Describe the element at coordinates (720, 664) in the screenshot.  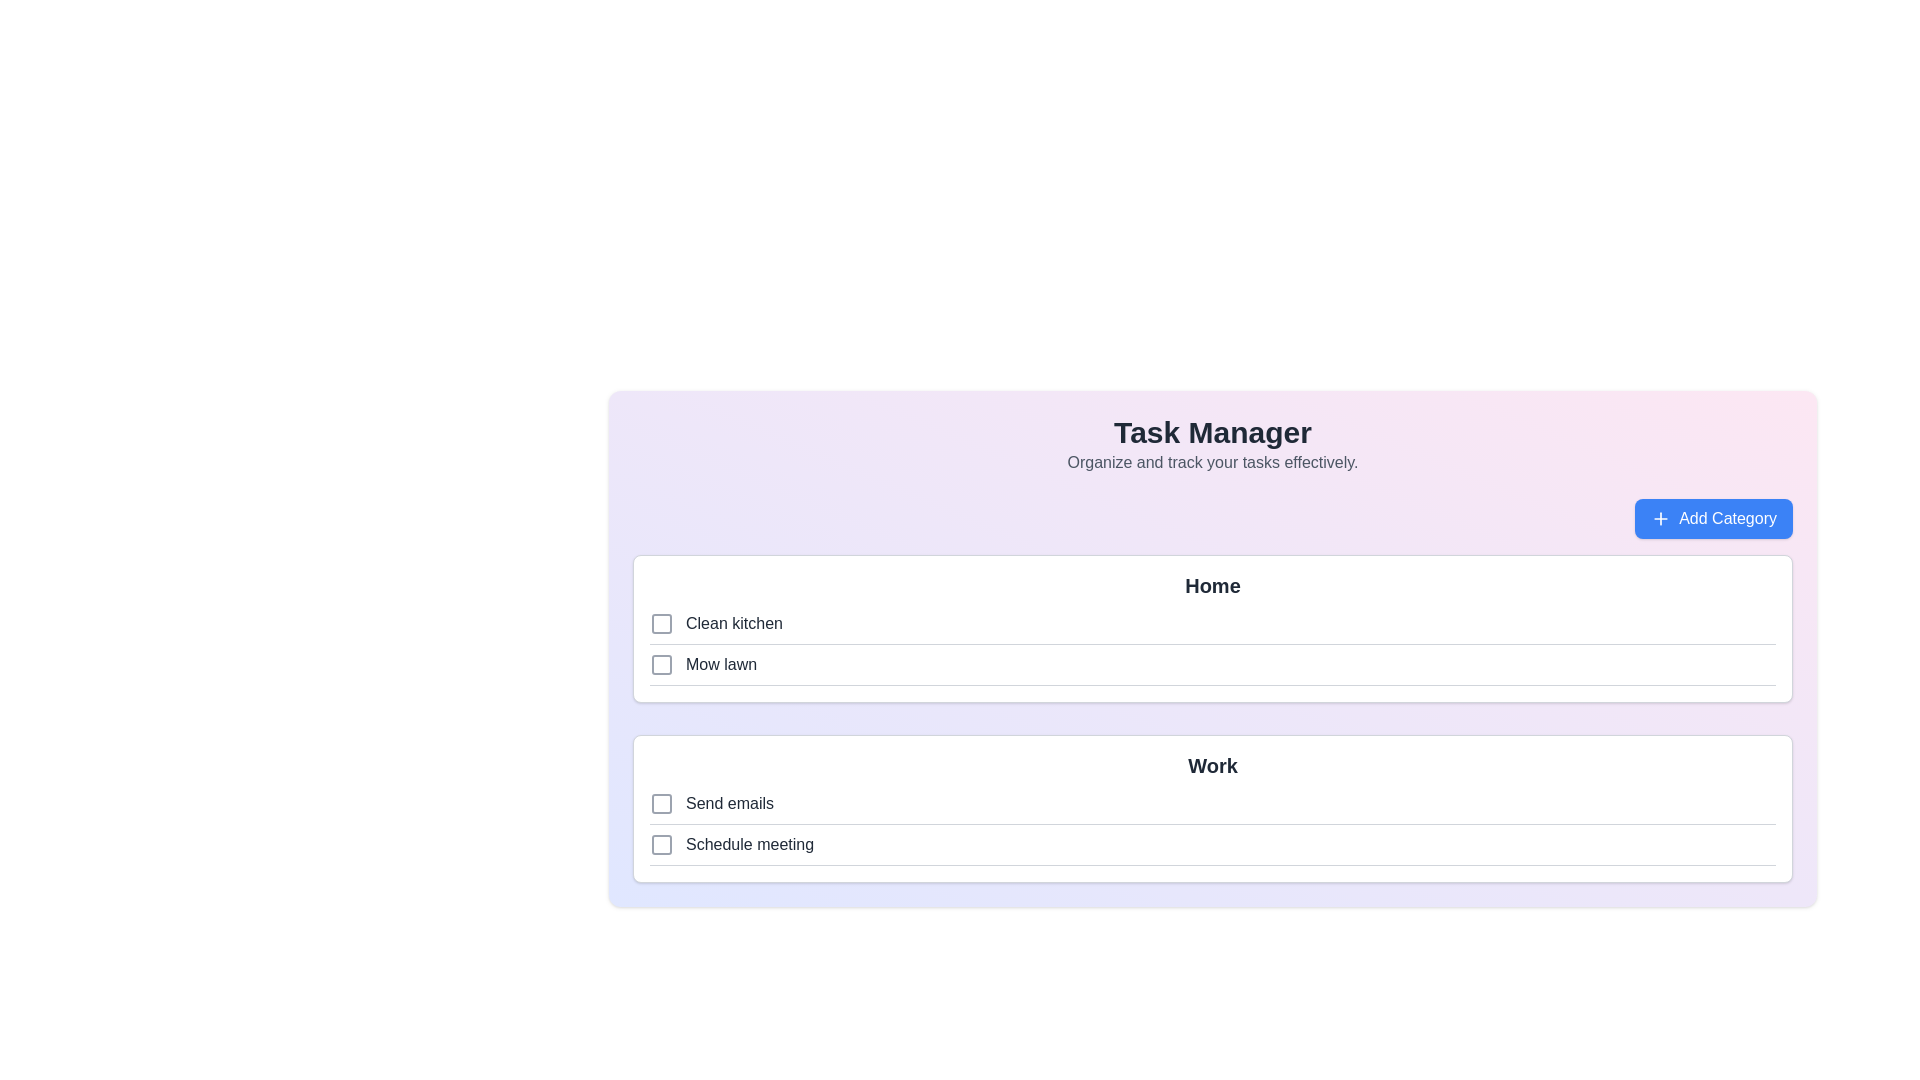
I see `the text label reading 'Mow lawn', which is styled in a gray font and is the second item in the vertical list within the 'Home' task category` at that location.